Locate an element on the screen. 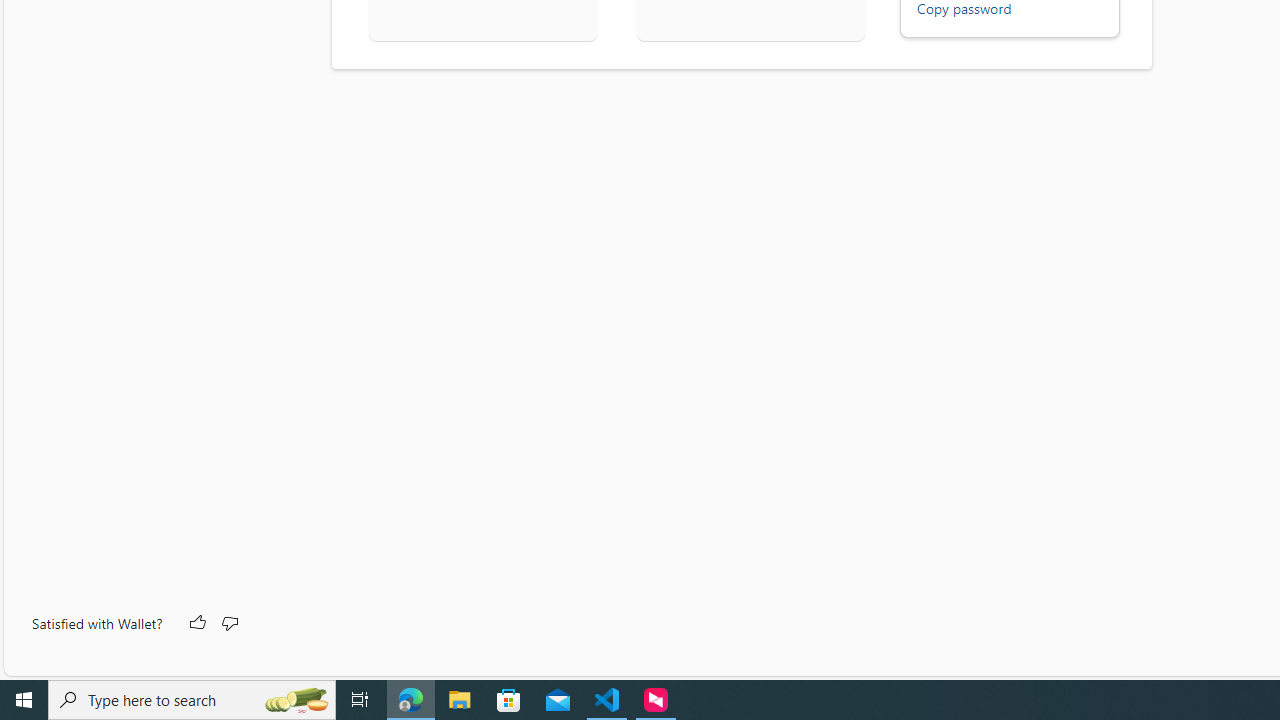  'Microsoft Edge - 1 running window' is located at coordinates (410, 698).